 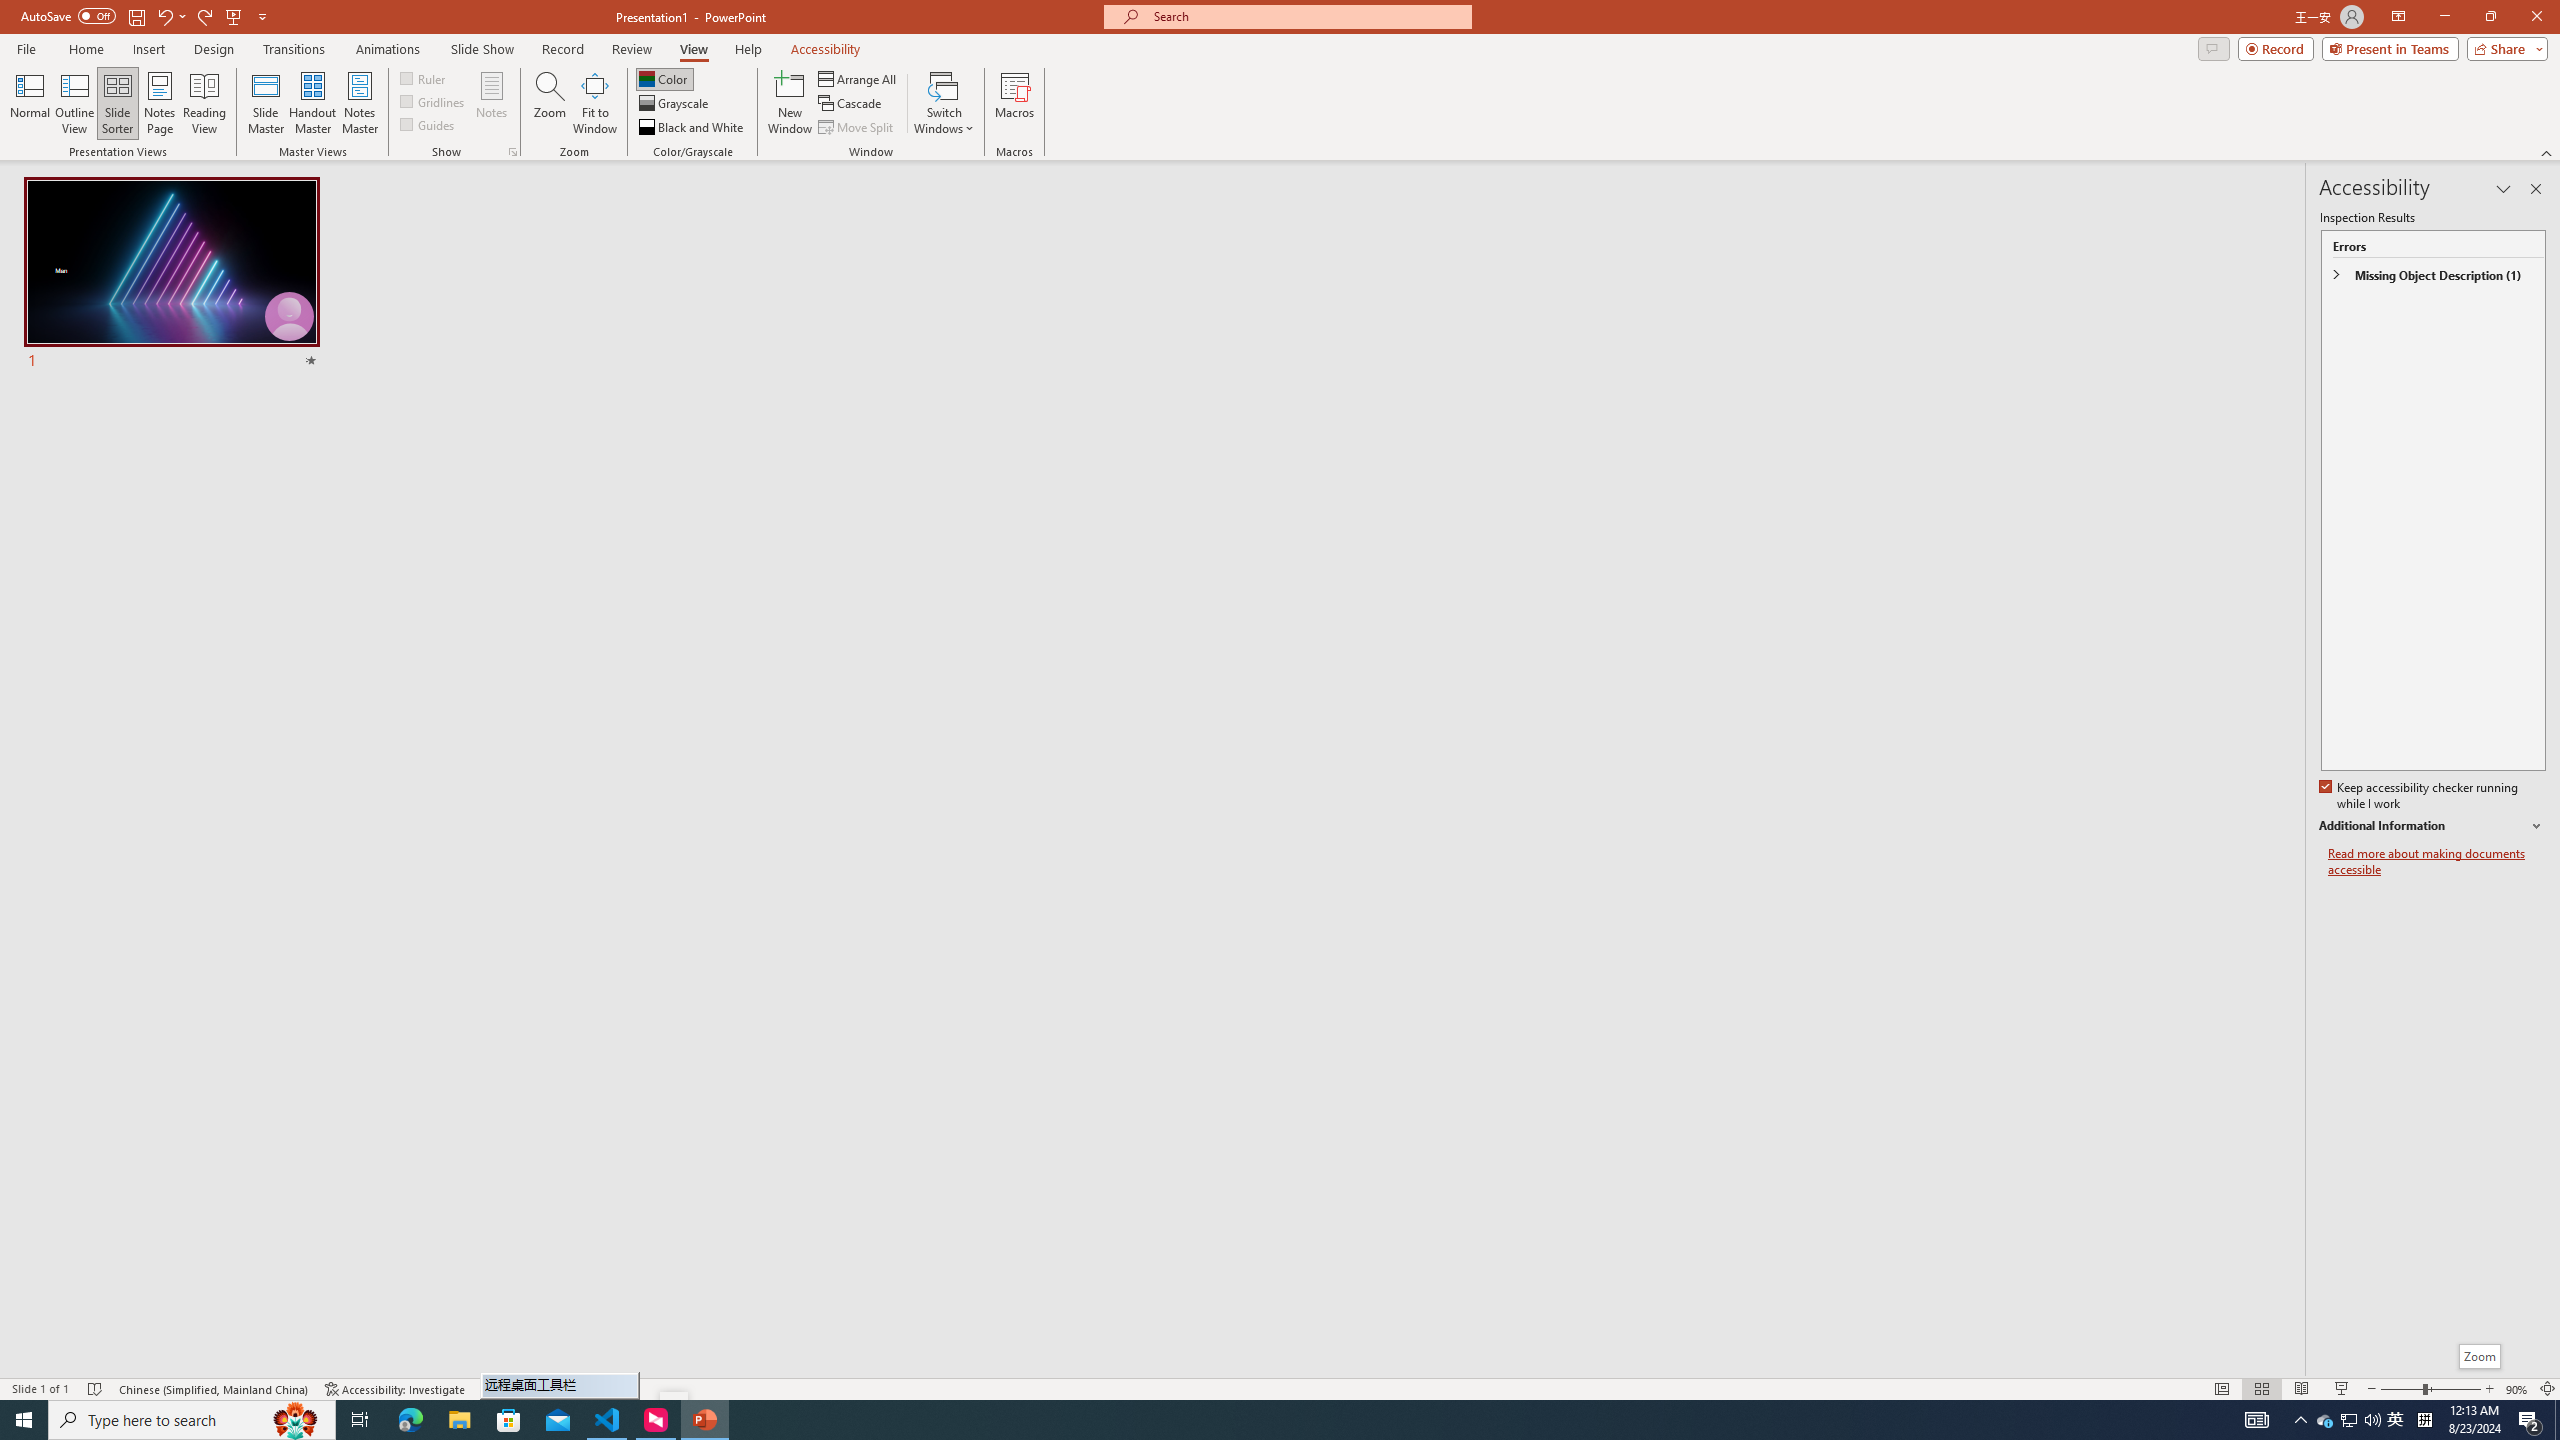 What do you see at coordinates (856, 127) in the screenshot?
I see `'Move Split'` at bounding box center [856, 127].